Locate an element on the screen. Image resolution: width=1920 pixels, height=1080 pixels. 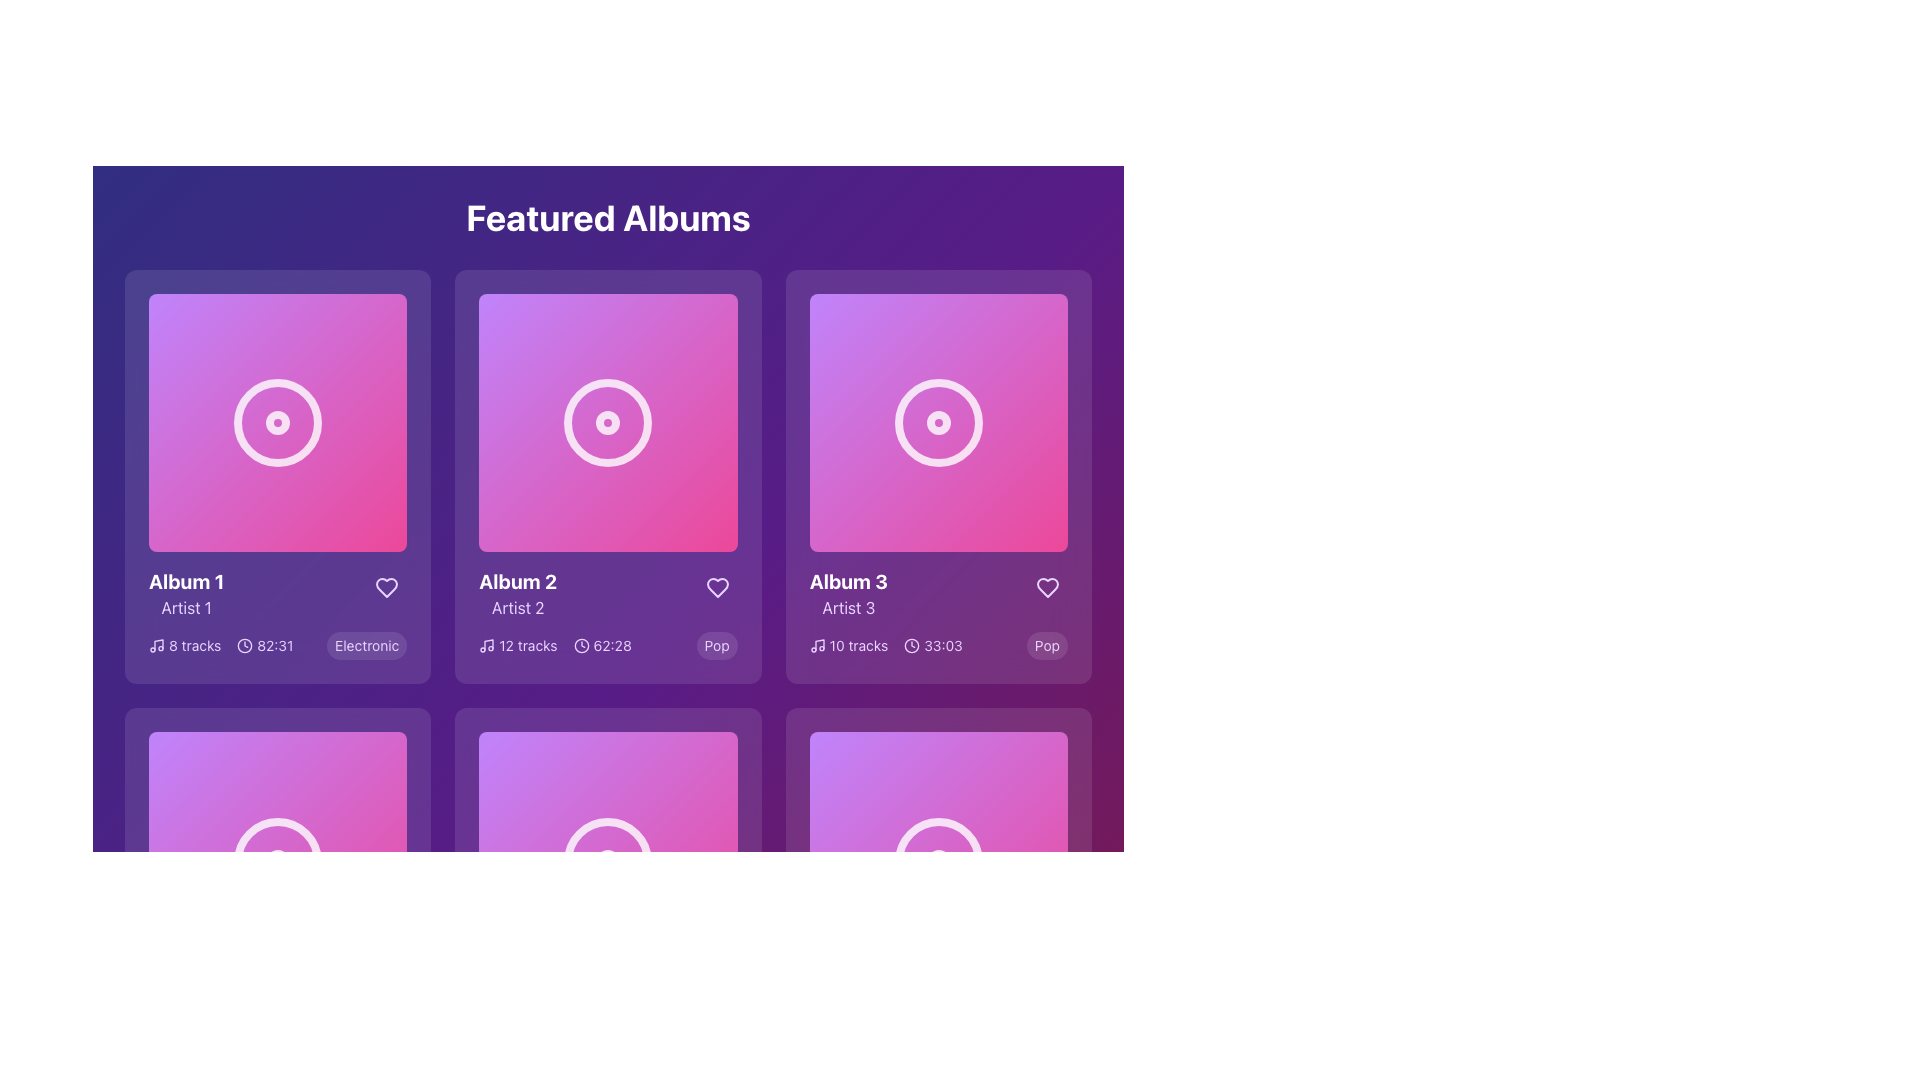
the 'Electronic' genre tag text label located in the bottom right corner of the 'Album 1' card, positioned below the track count and duration text, and next to the heart icon is located at coordinates (367, 646).